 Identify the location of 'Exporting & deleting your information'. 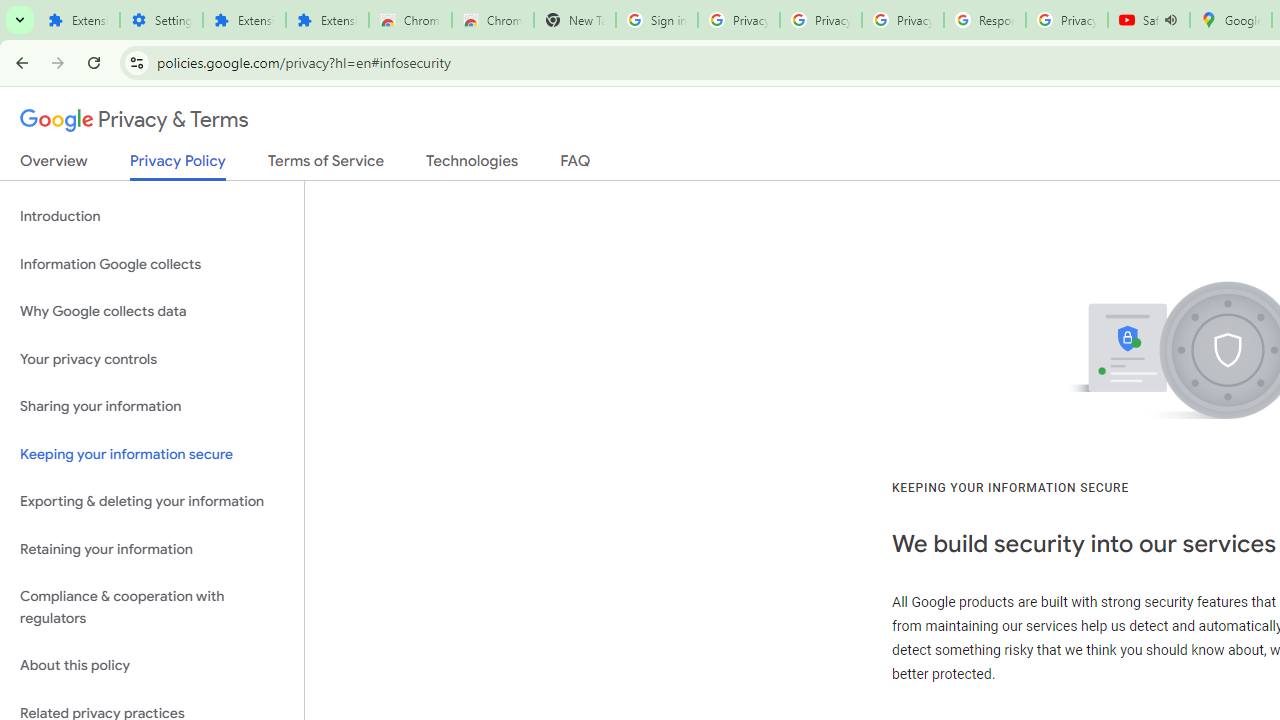
(151, 501).